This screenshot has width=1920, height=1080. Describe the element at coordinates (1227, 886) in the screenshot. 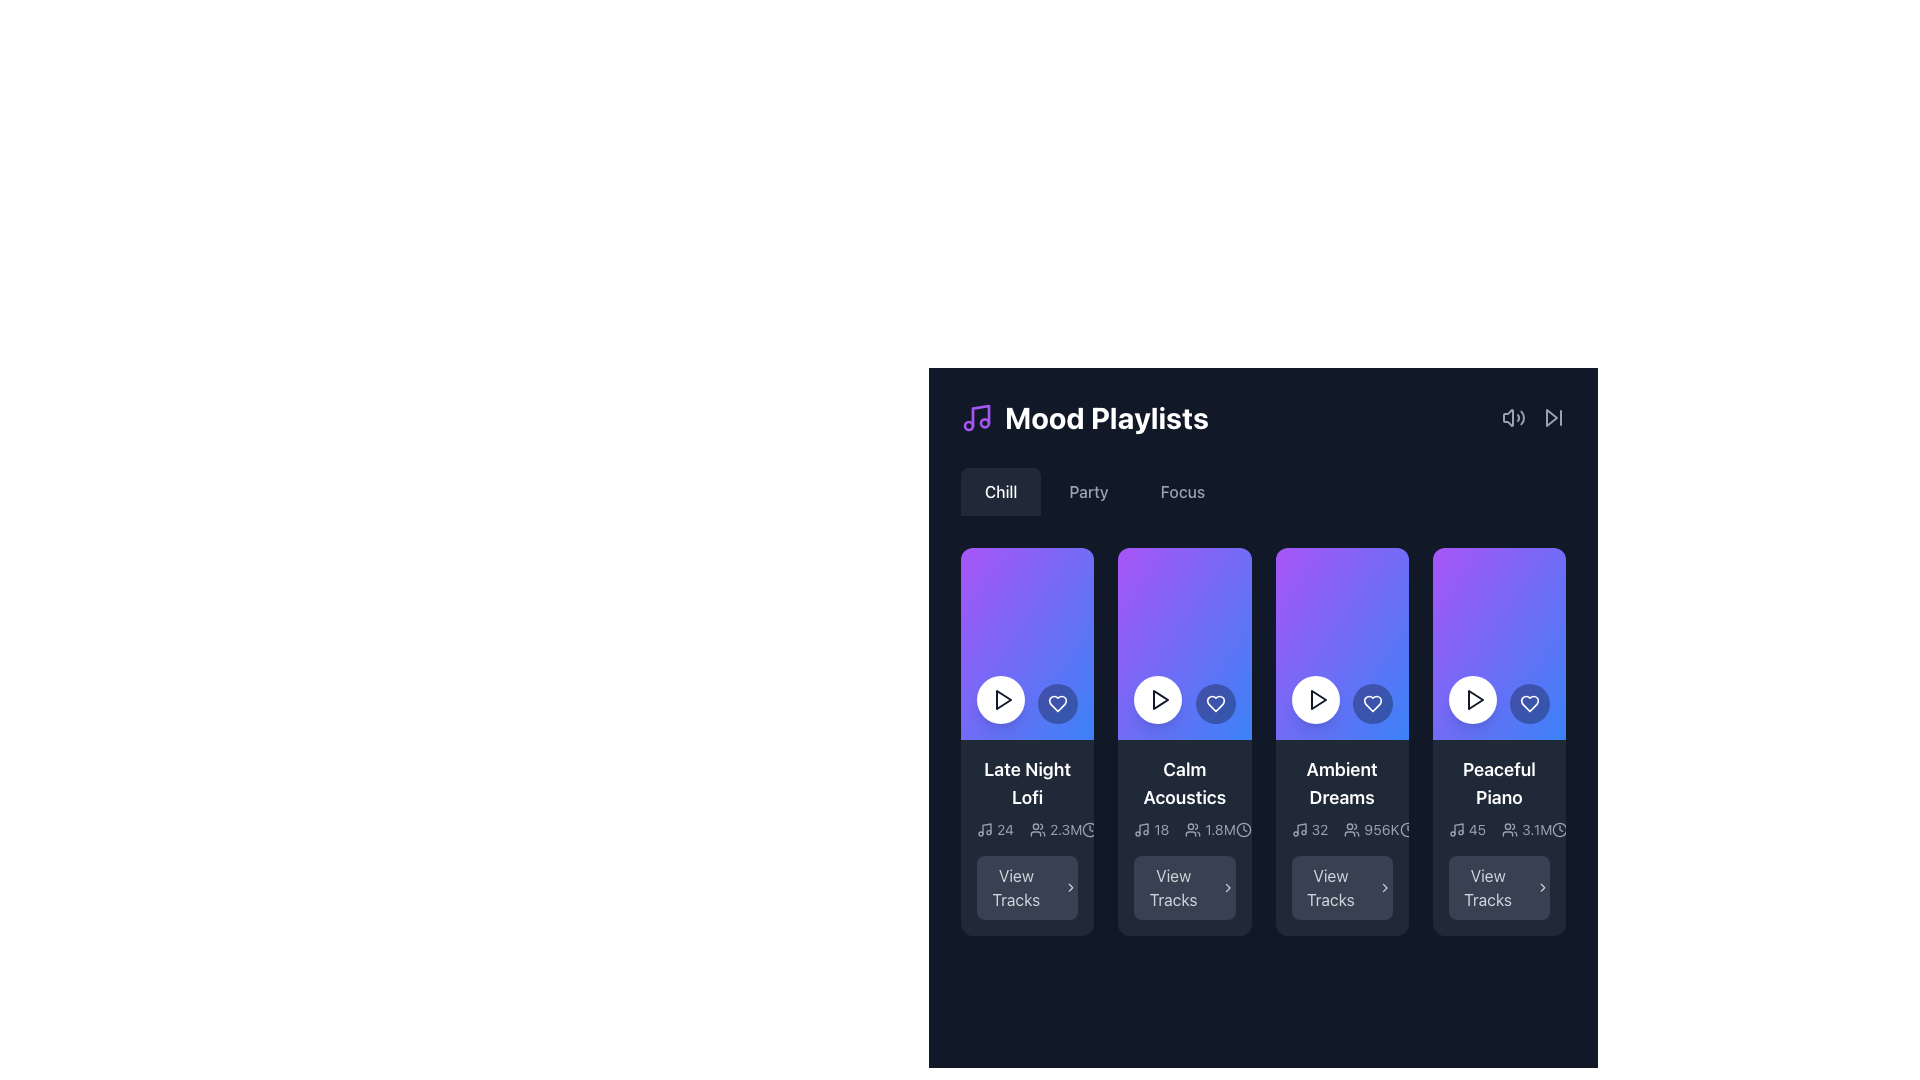

I see `the chevron icon on the 'View Tracks' button` at that location.